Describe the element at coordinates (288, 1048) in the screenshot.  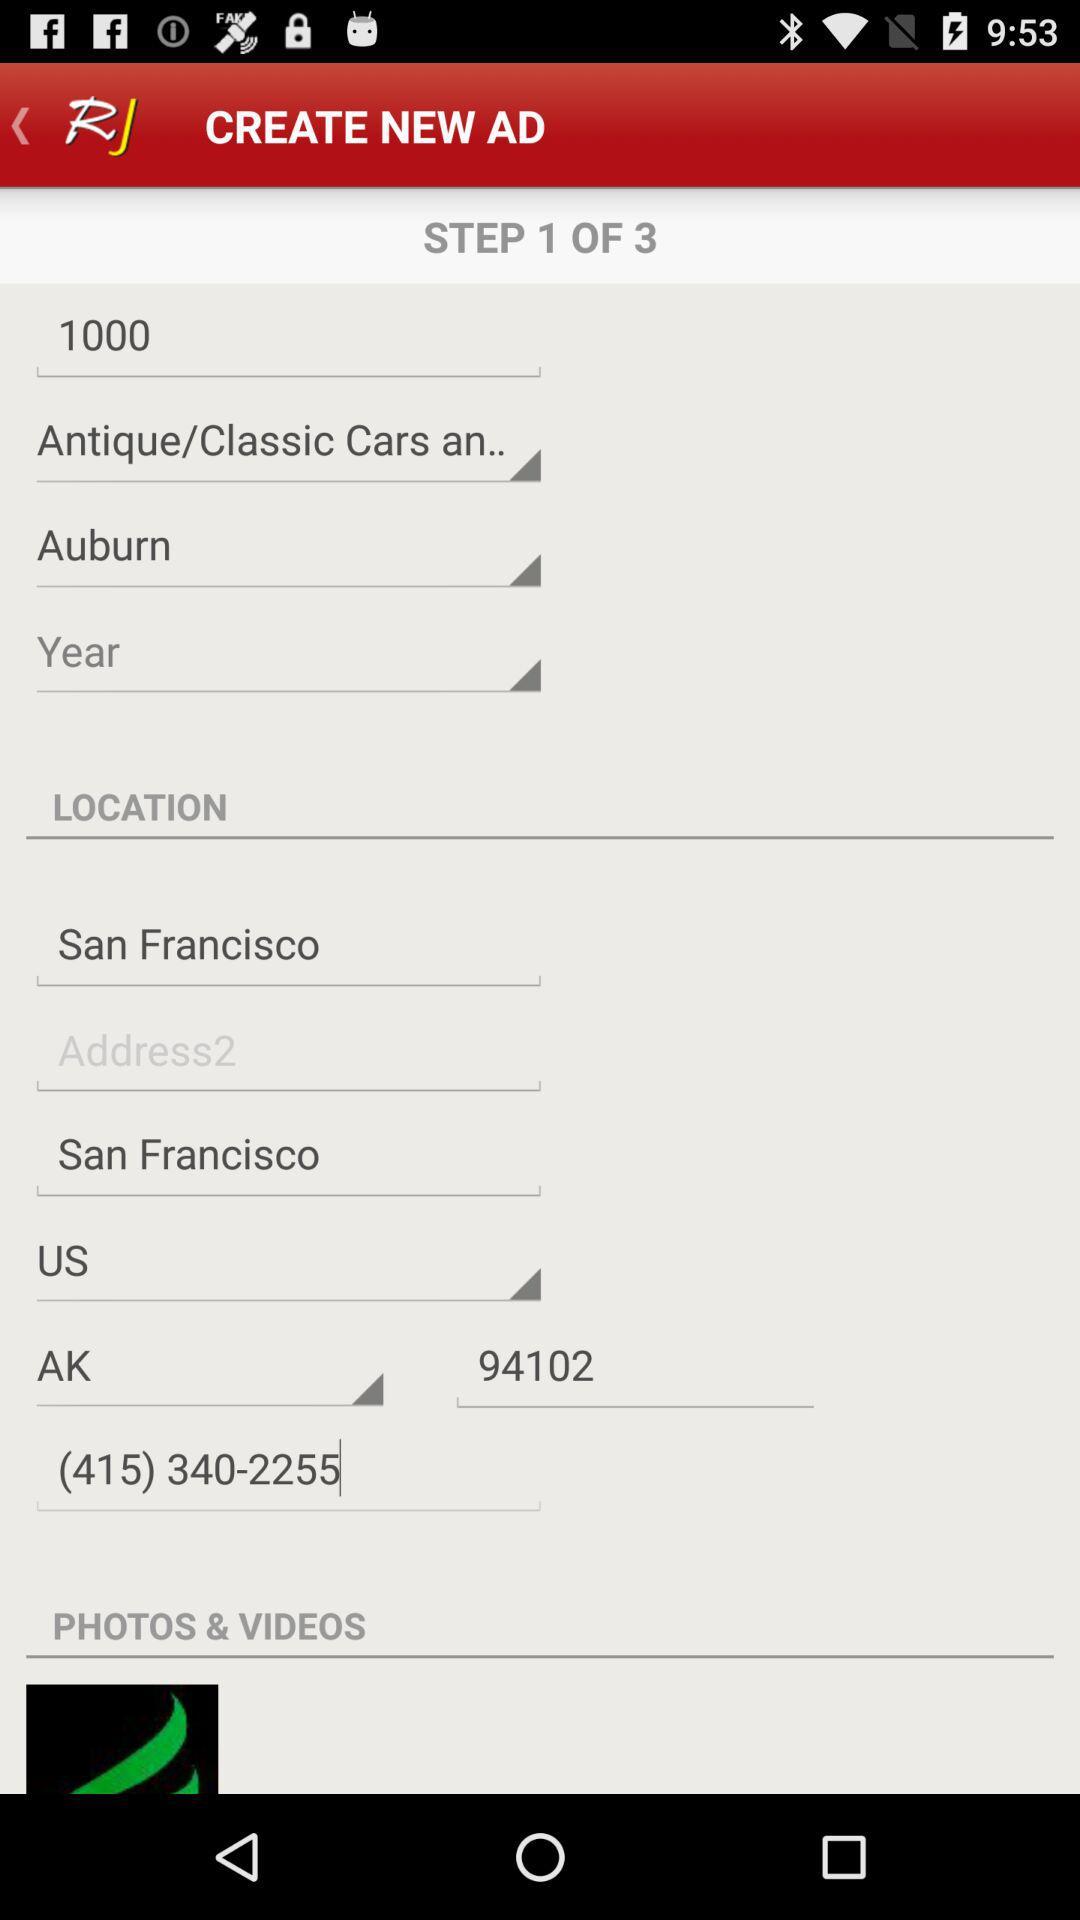
I see `type address` at that location.